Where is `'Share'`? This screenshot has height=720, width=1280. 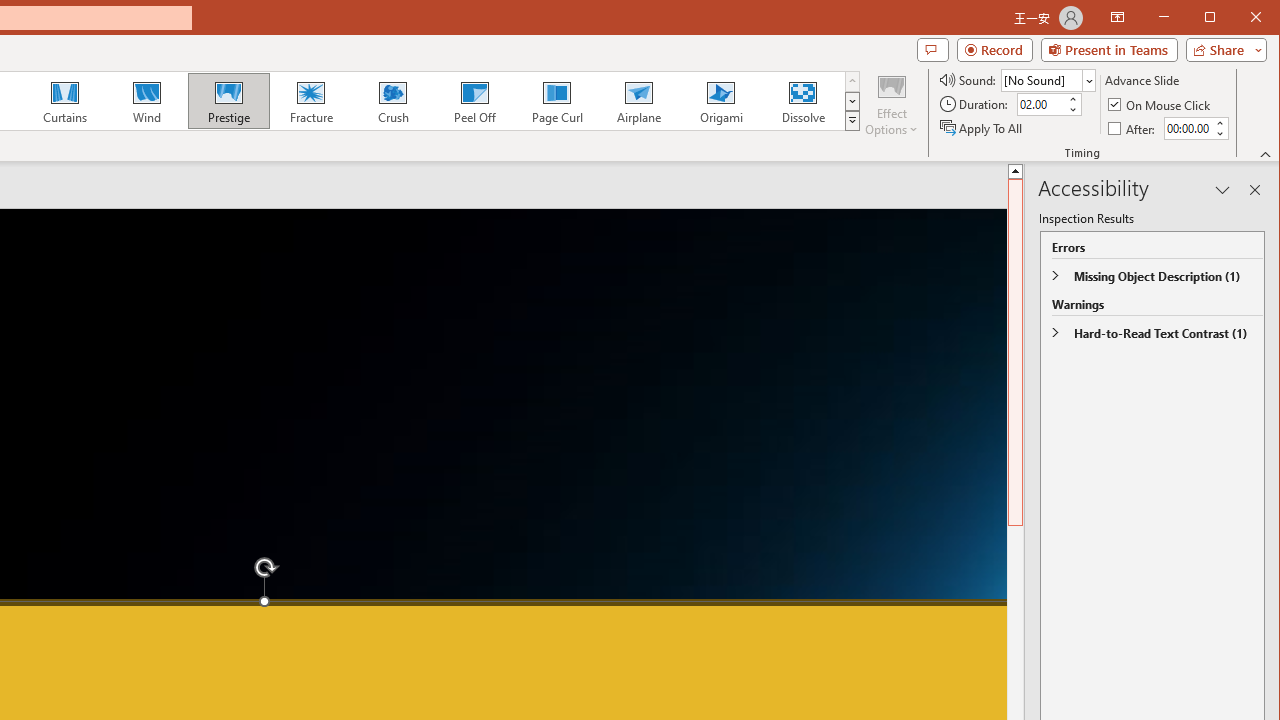 'Share' is located at coordinates (1221, 49).